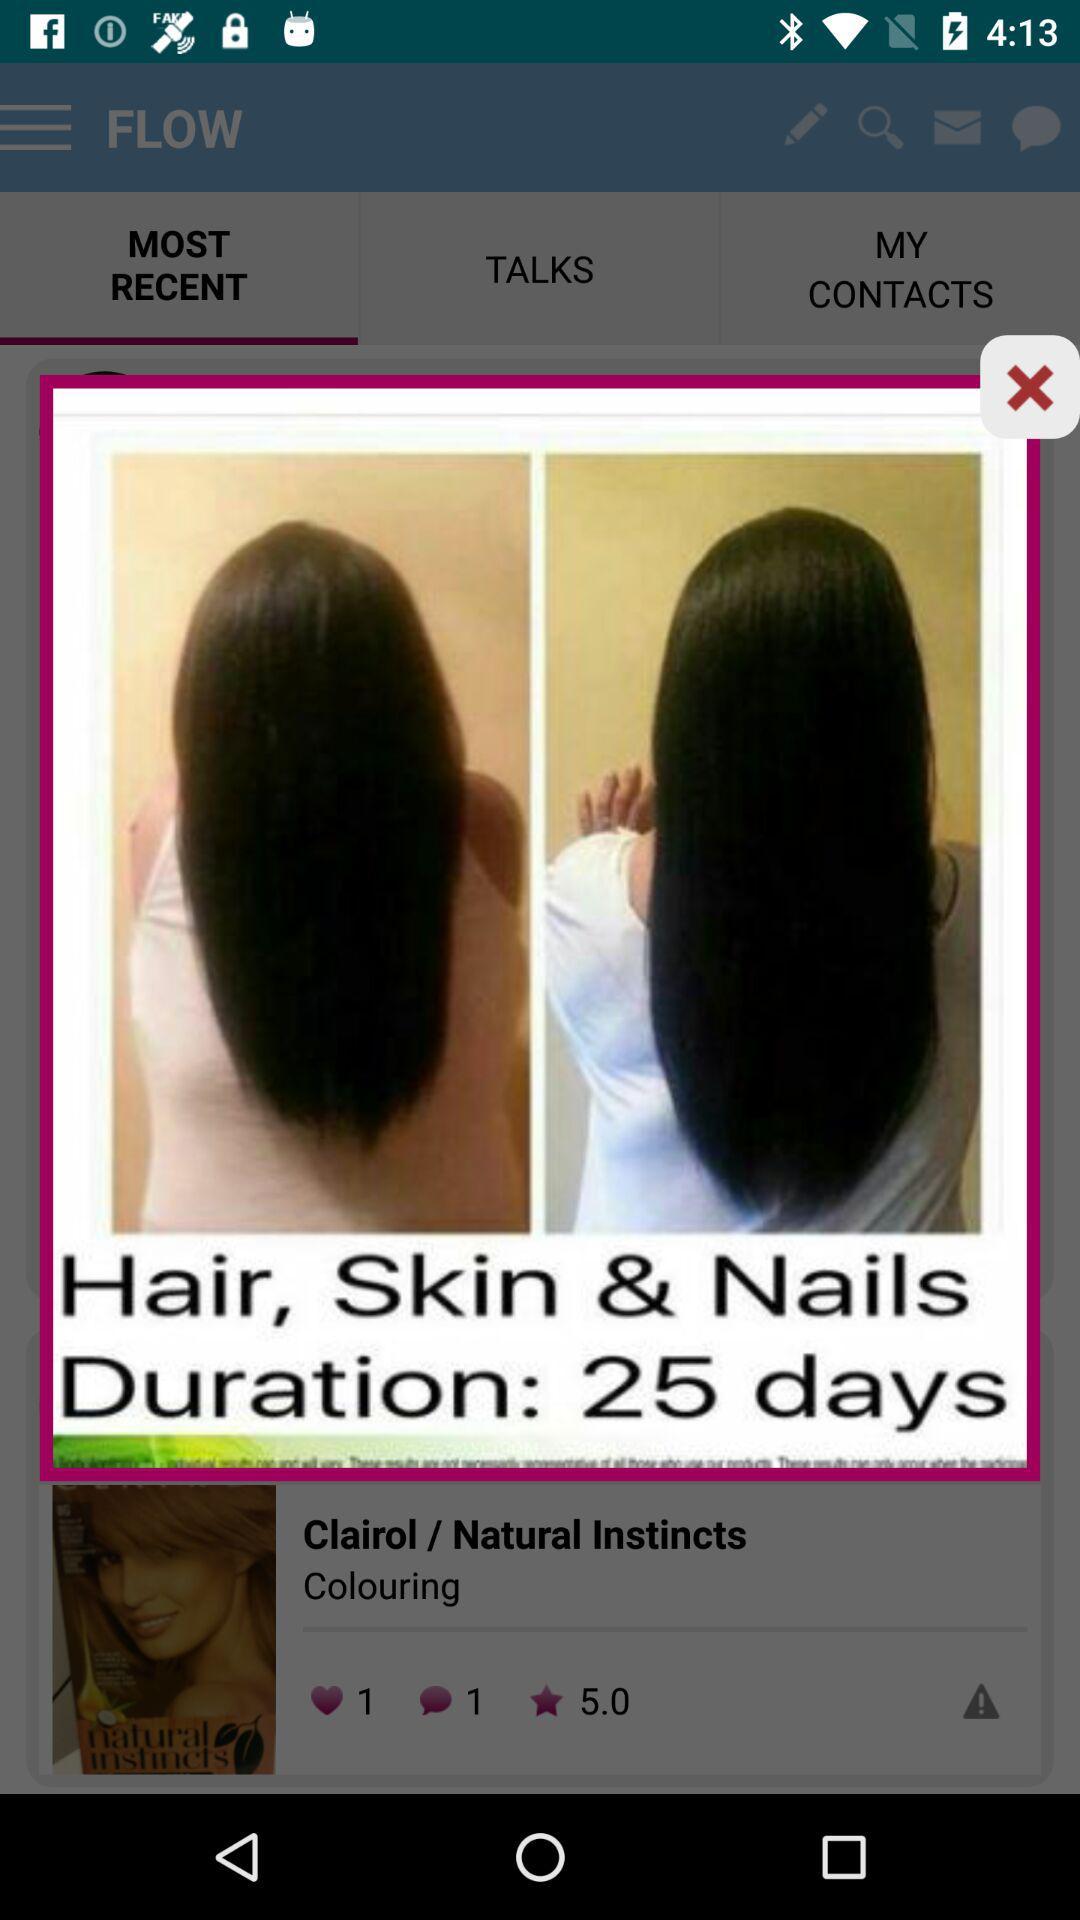 Image resolution: width=1080 pixels, height=1920 pixels. I want to click on window, so click(1030, 387).